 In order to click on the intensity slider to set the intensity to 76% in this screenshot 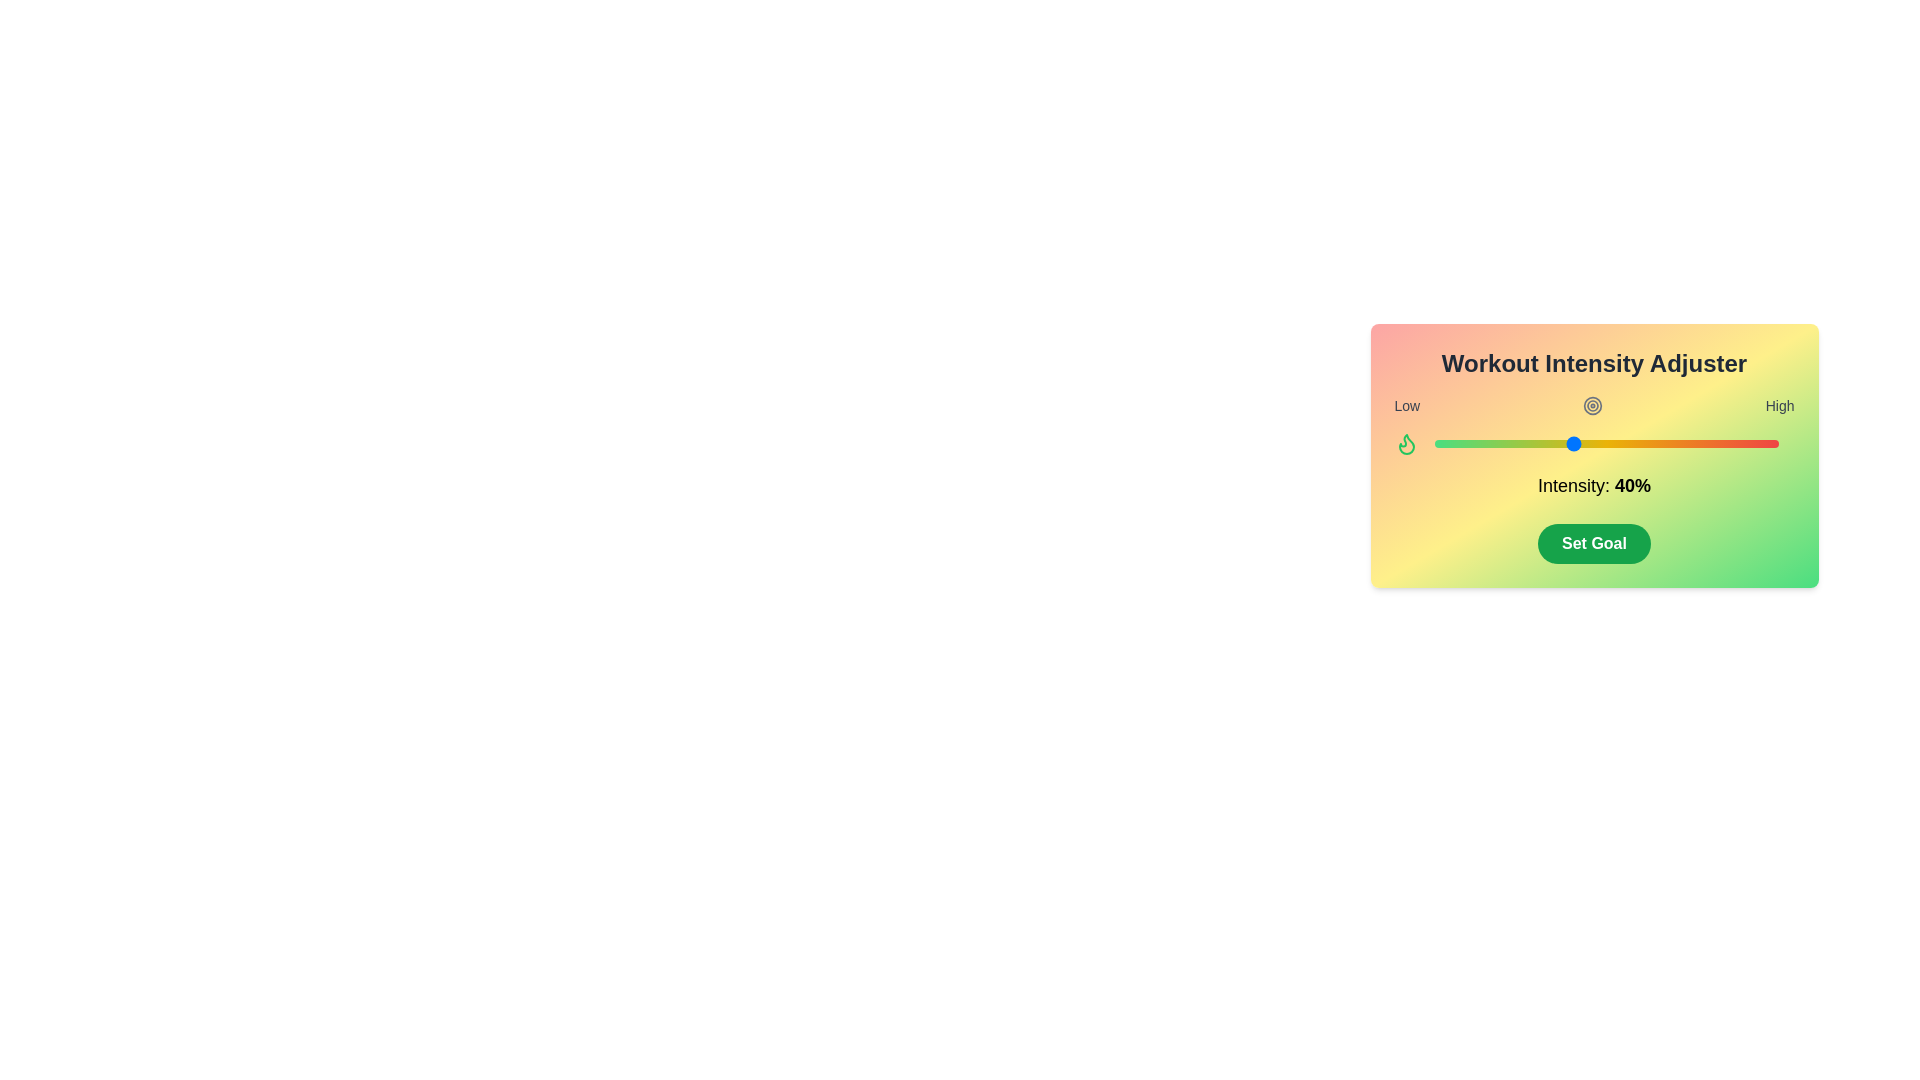, I will do `click(1694, 442)`.